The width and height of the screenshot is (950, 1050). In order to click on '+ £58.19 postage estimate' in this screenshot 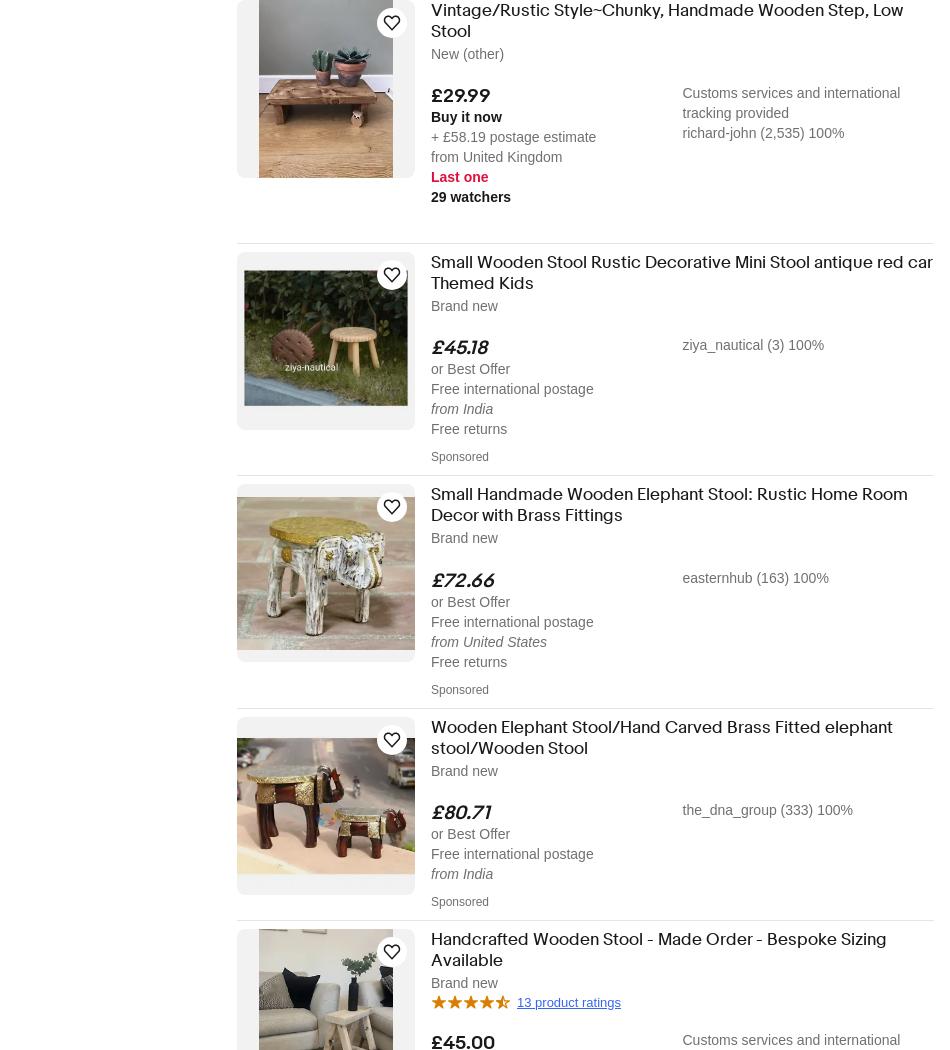, I will do `click(513, 136)`.